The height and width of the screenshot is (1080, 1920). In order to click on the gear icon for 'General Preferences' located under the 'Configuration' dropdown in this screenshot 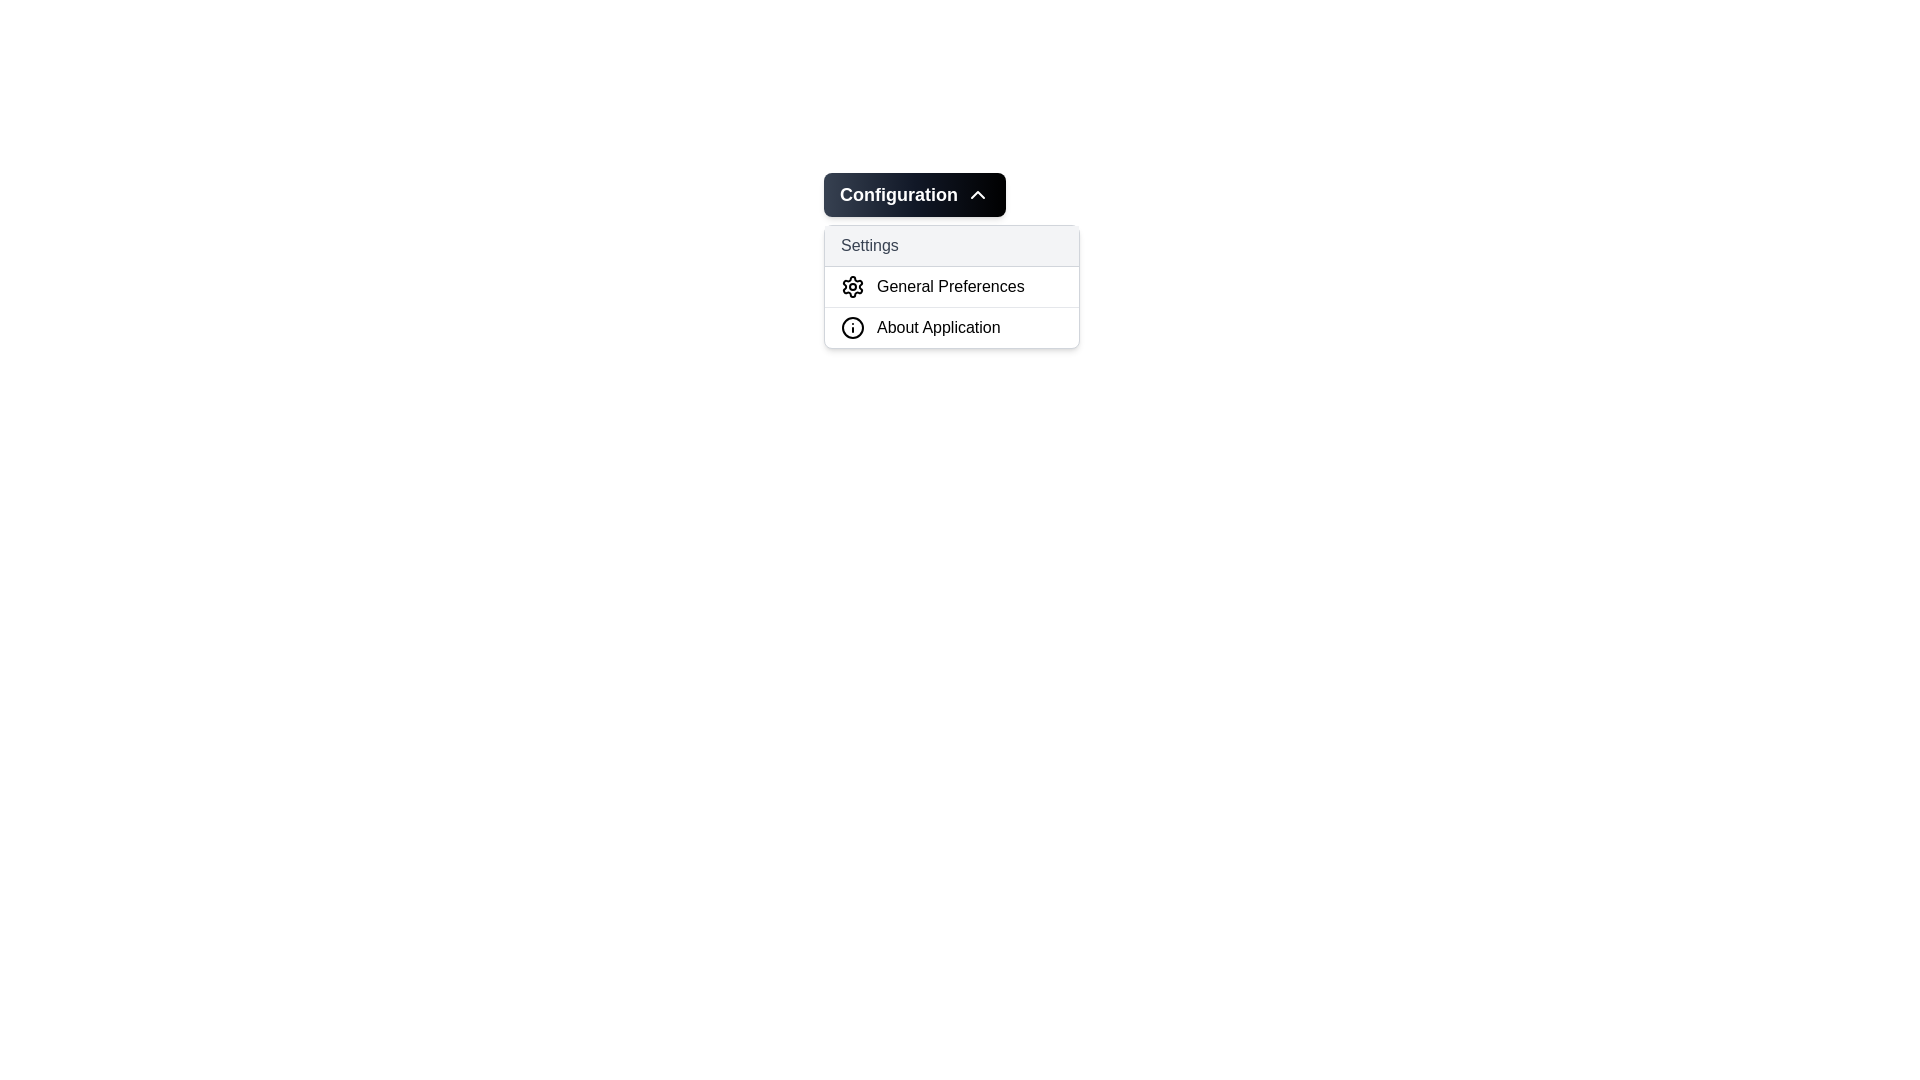, I will do `click(853, 286)`.